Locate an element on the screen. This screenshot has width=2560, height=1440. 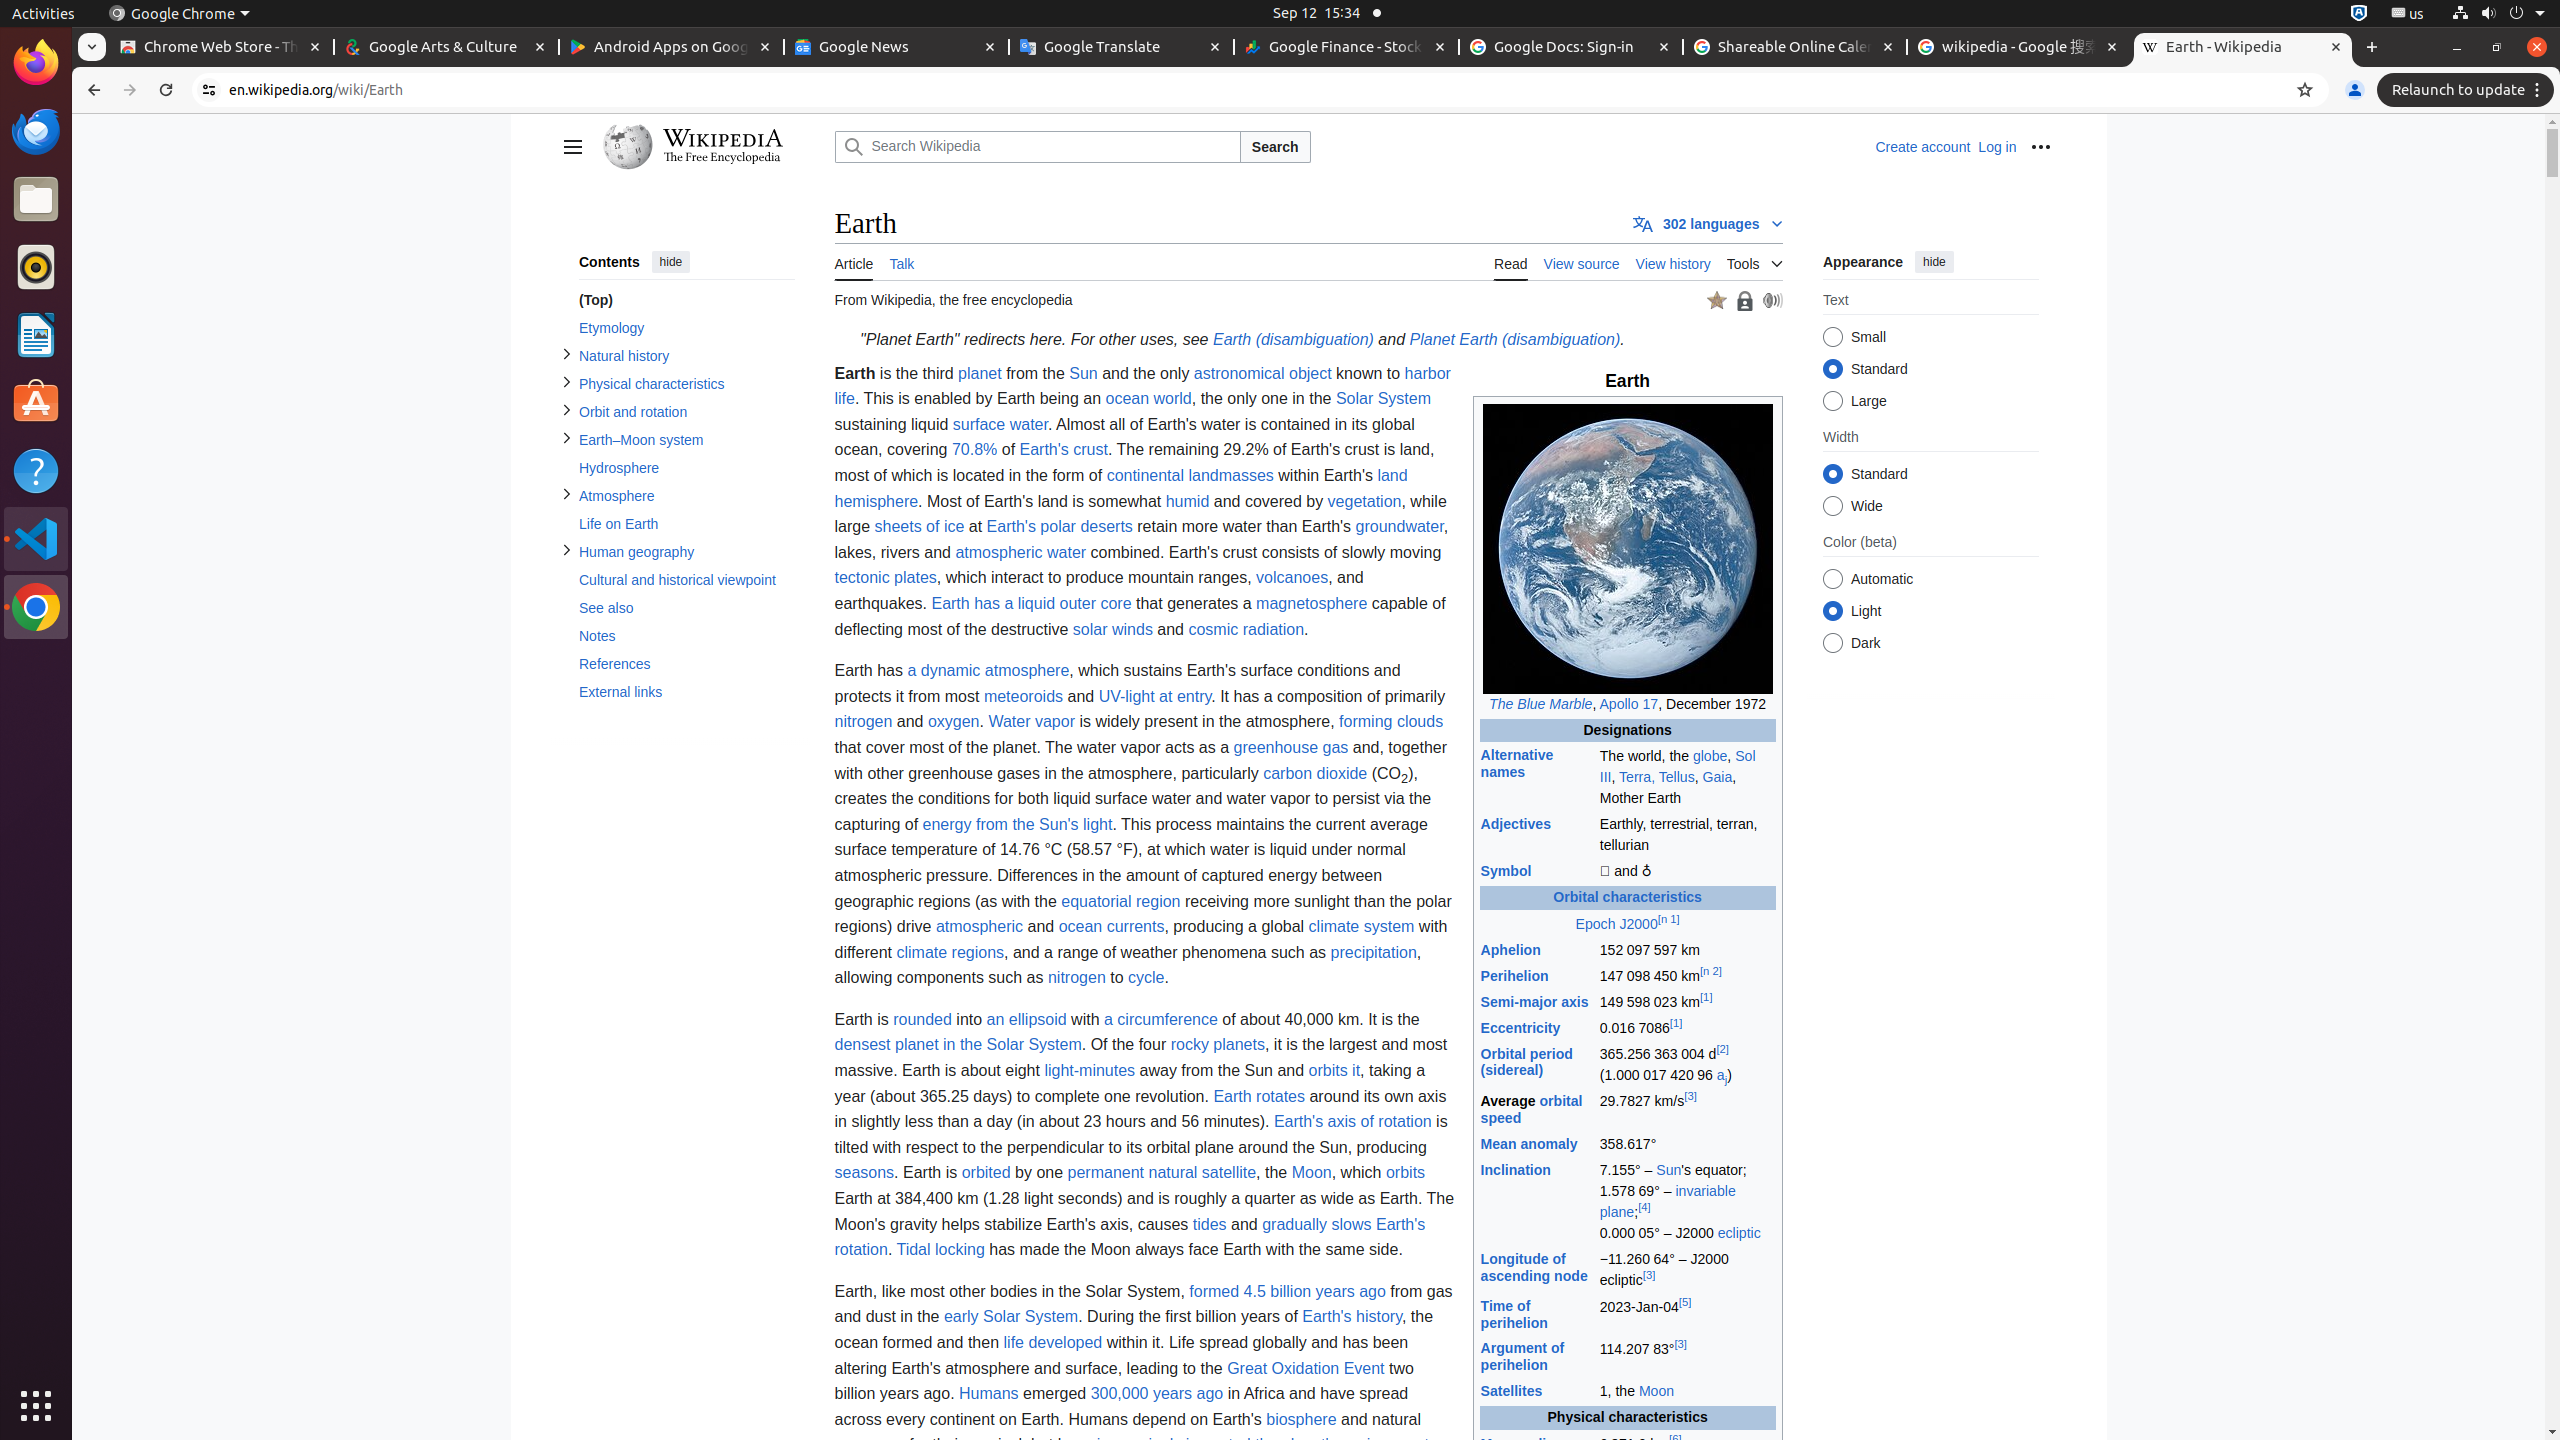
'Photograph of Earth taken by the Apollo 17 mission. The Arabian peninsula, Africa and Madagascar lie in the upper half of the disc, whereas Antarctica is at the bottom. The Blue Marble, Apollo 17, December 1972' is located at coordinates (1626, 559).